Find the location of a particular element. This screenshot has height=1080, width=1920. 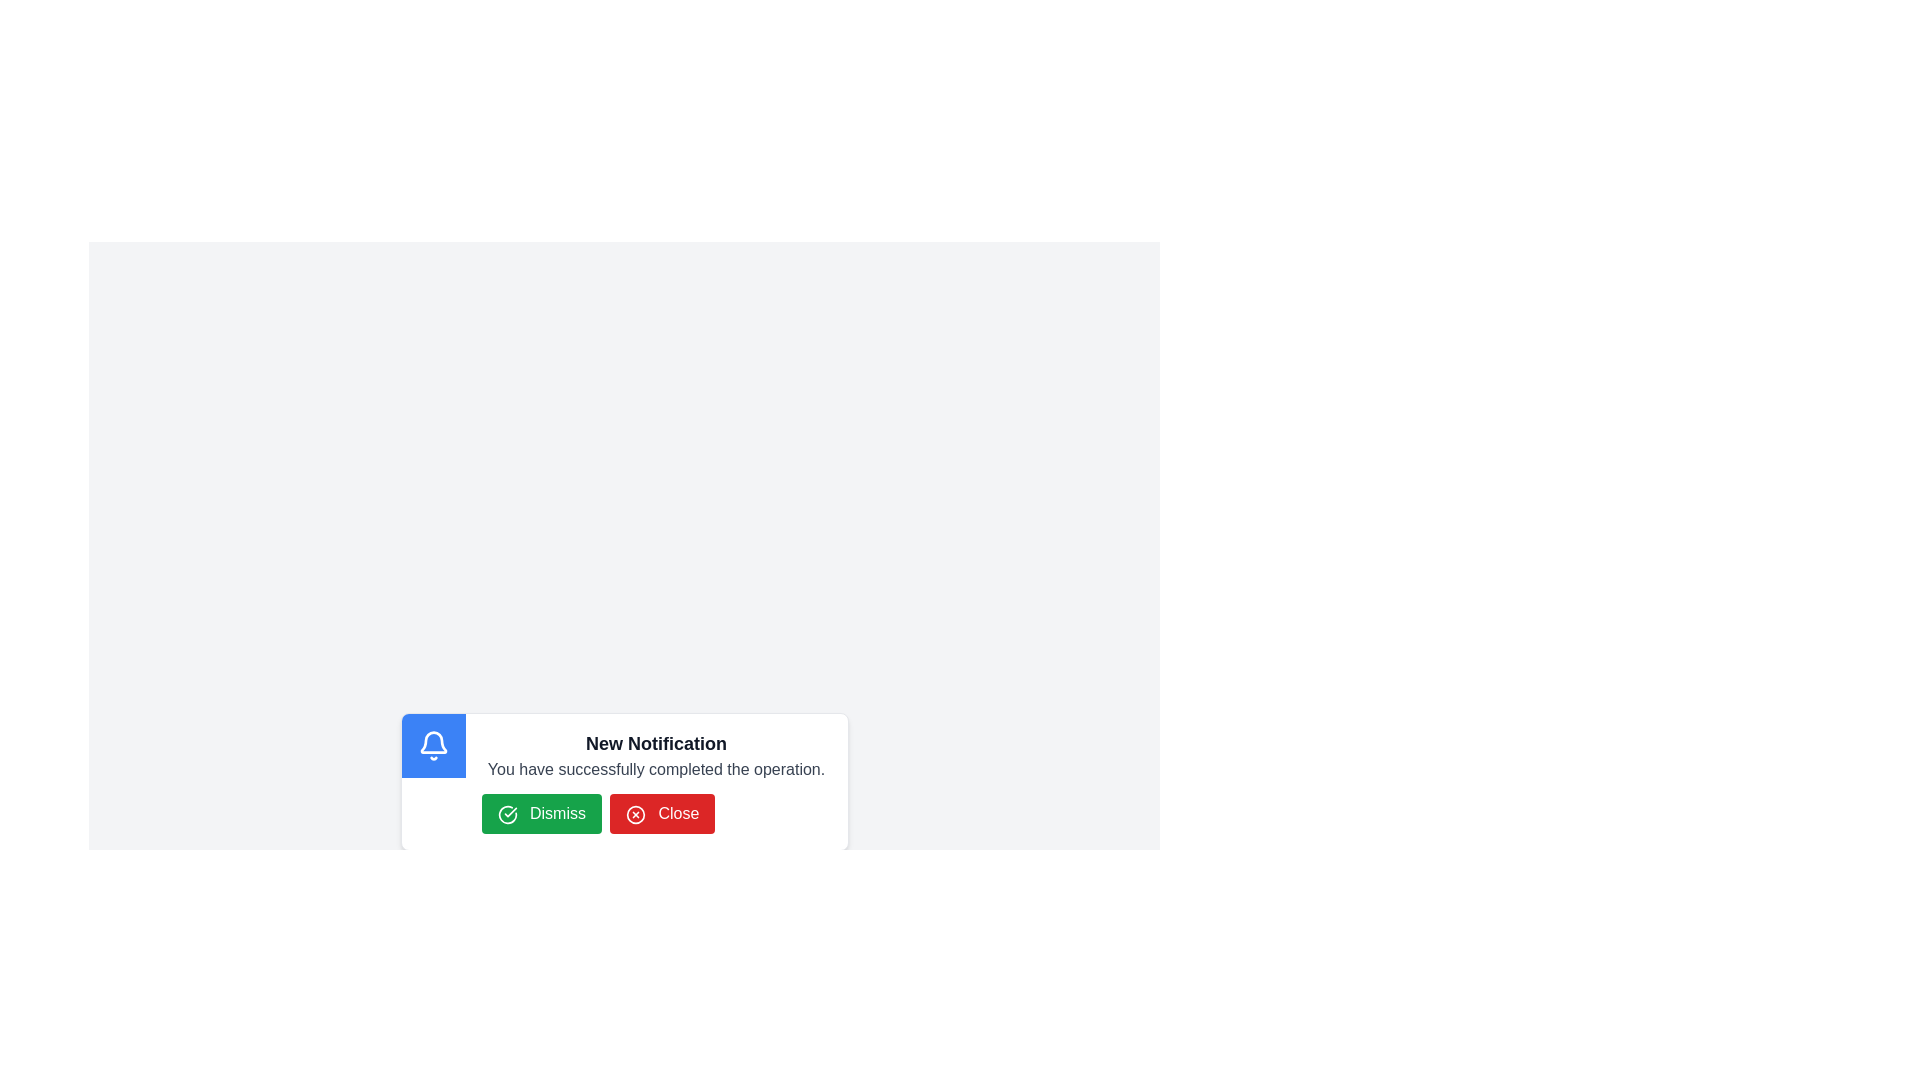

'New Notification' text label which is bold and large, located above the message text and buttons in the notification card is located at coordinates (656, 744).